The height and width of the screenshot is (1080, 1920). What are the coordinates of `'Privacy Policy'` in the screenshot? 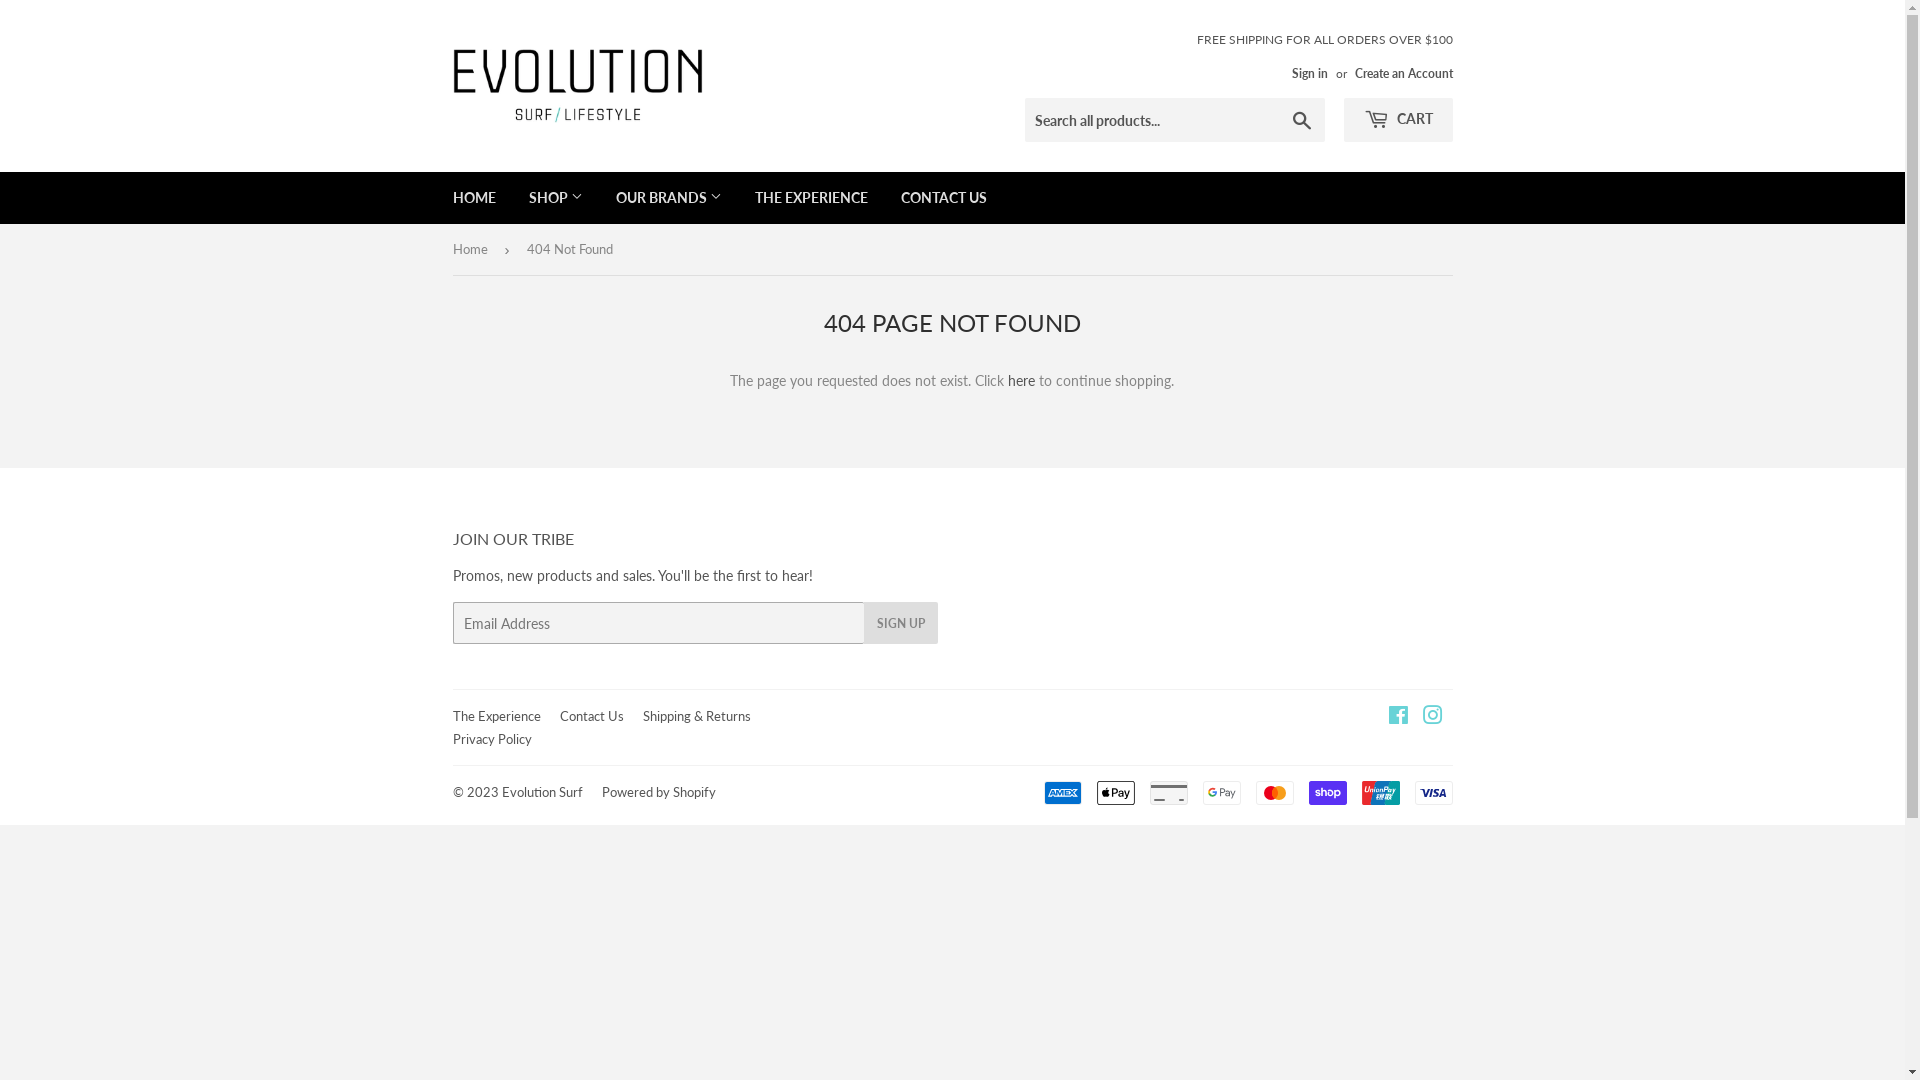 It's located at (450, 739).